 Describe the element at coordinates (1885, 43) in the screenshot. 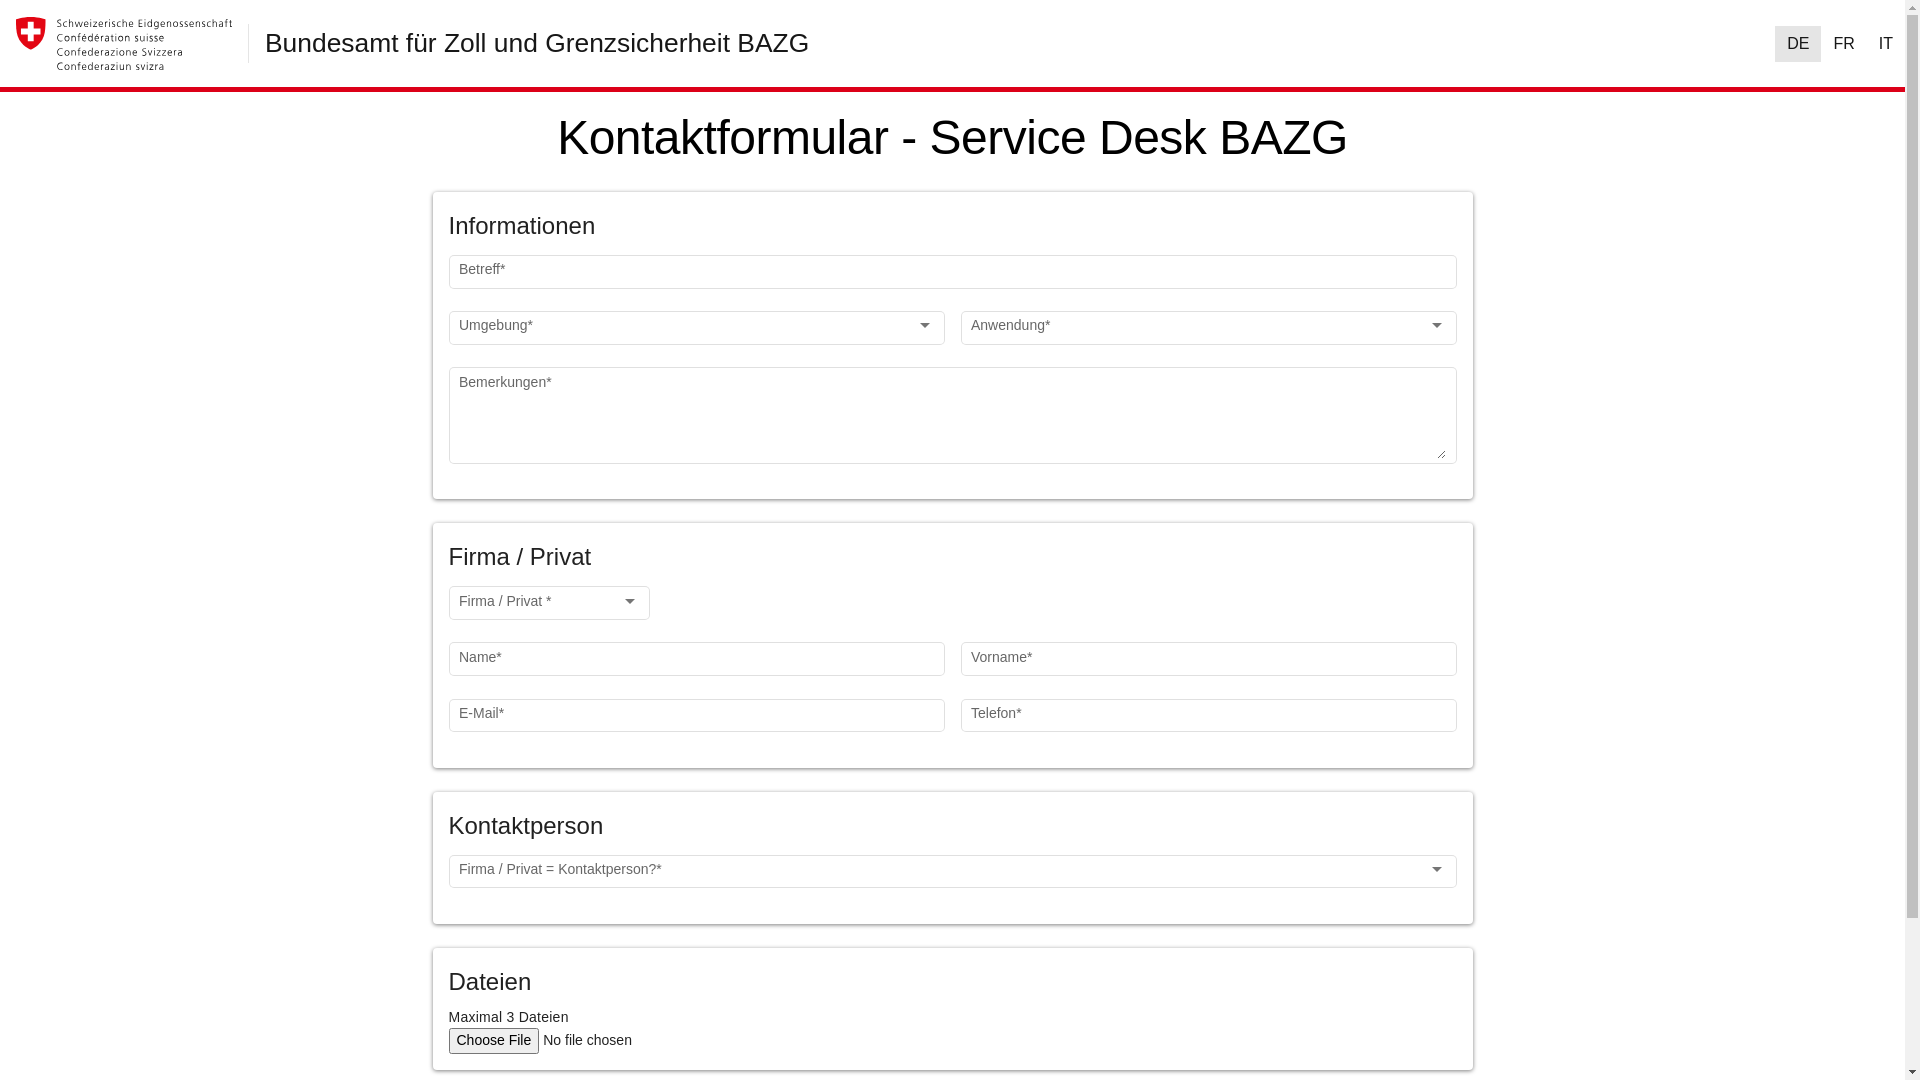

I see `'IT'` at that location.